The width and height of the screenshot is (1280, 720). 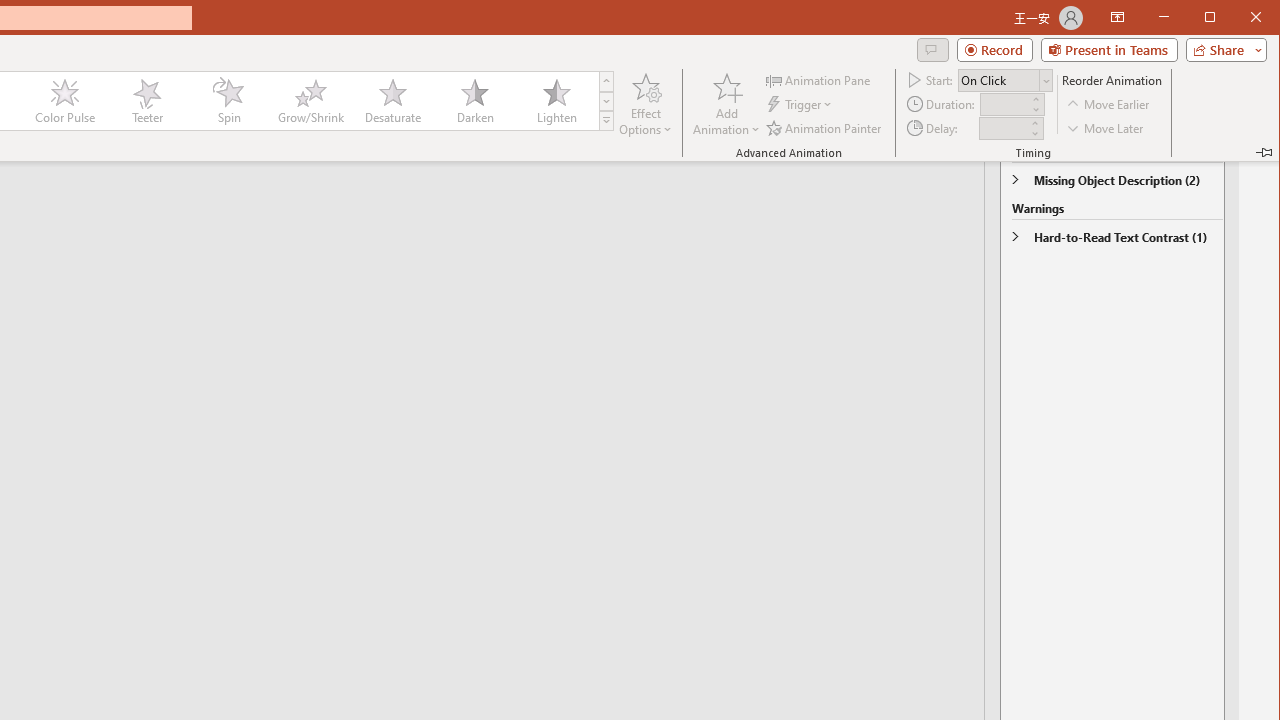 What do you see at coordinates (1260, 19) in the screenshot?
I see `'Close'` at bounding box center [1260, 19].